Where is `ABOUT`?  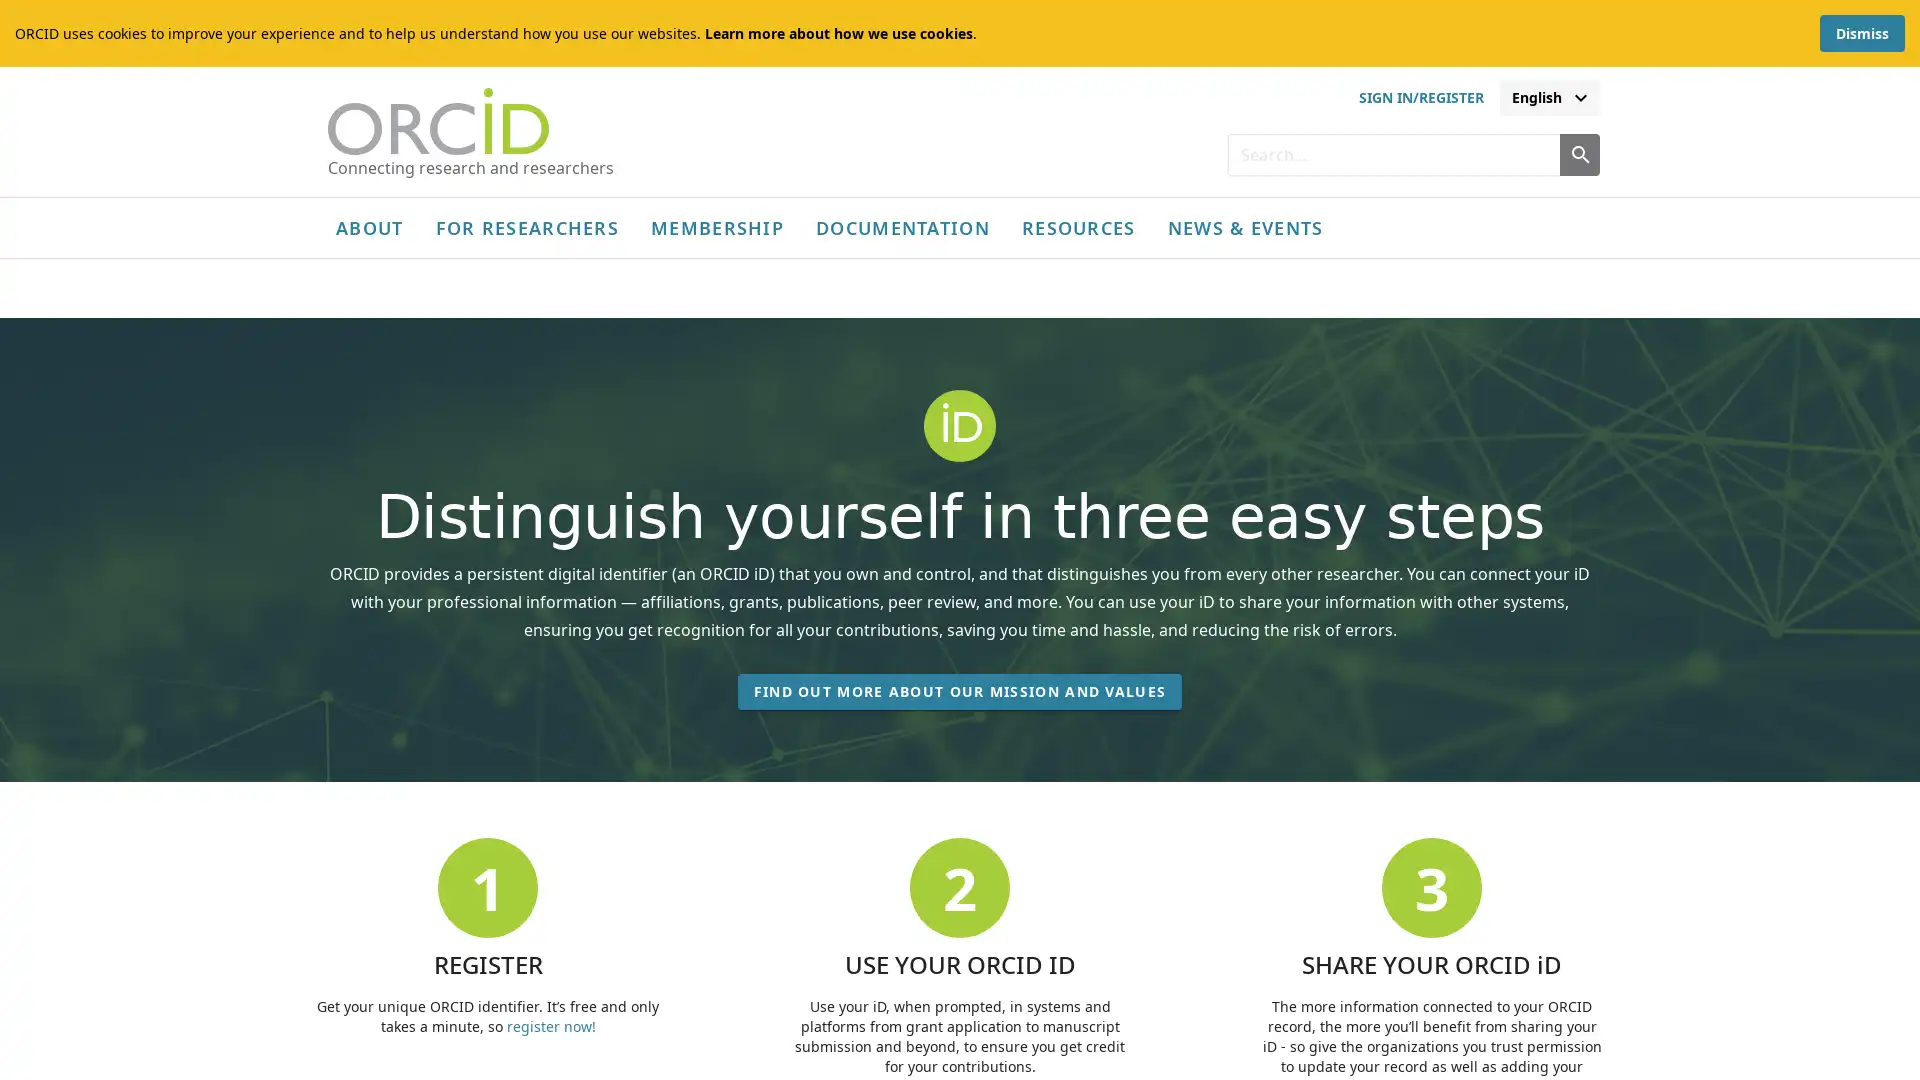 ABOUT is located at coordinates (369, 226).